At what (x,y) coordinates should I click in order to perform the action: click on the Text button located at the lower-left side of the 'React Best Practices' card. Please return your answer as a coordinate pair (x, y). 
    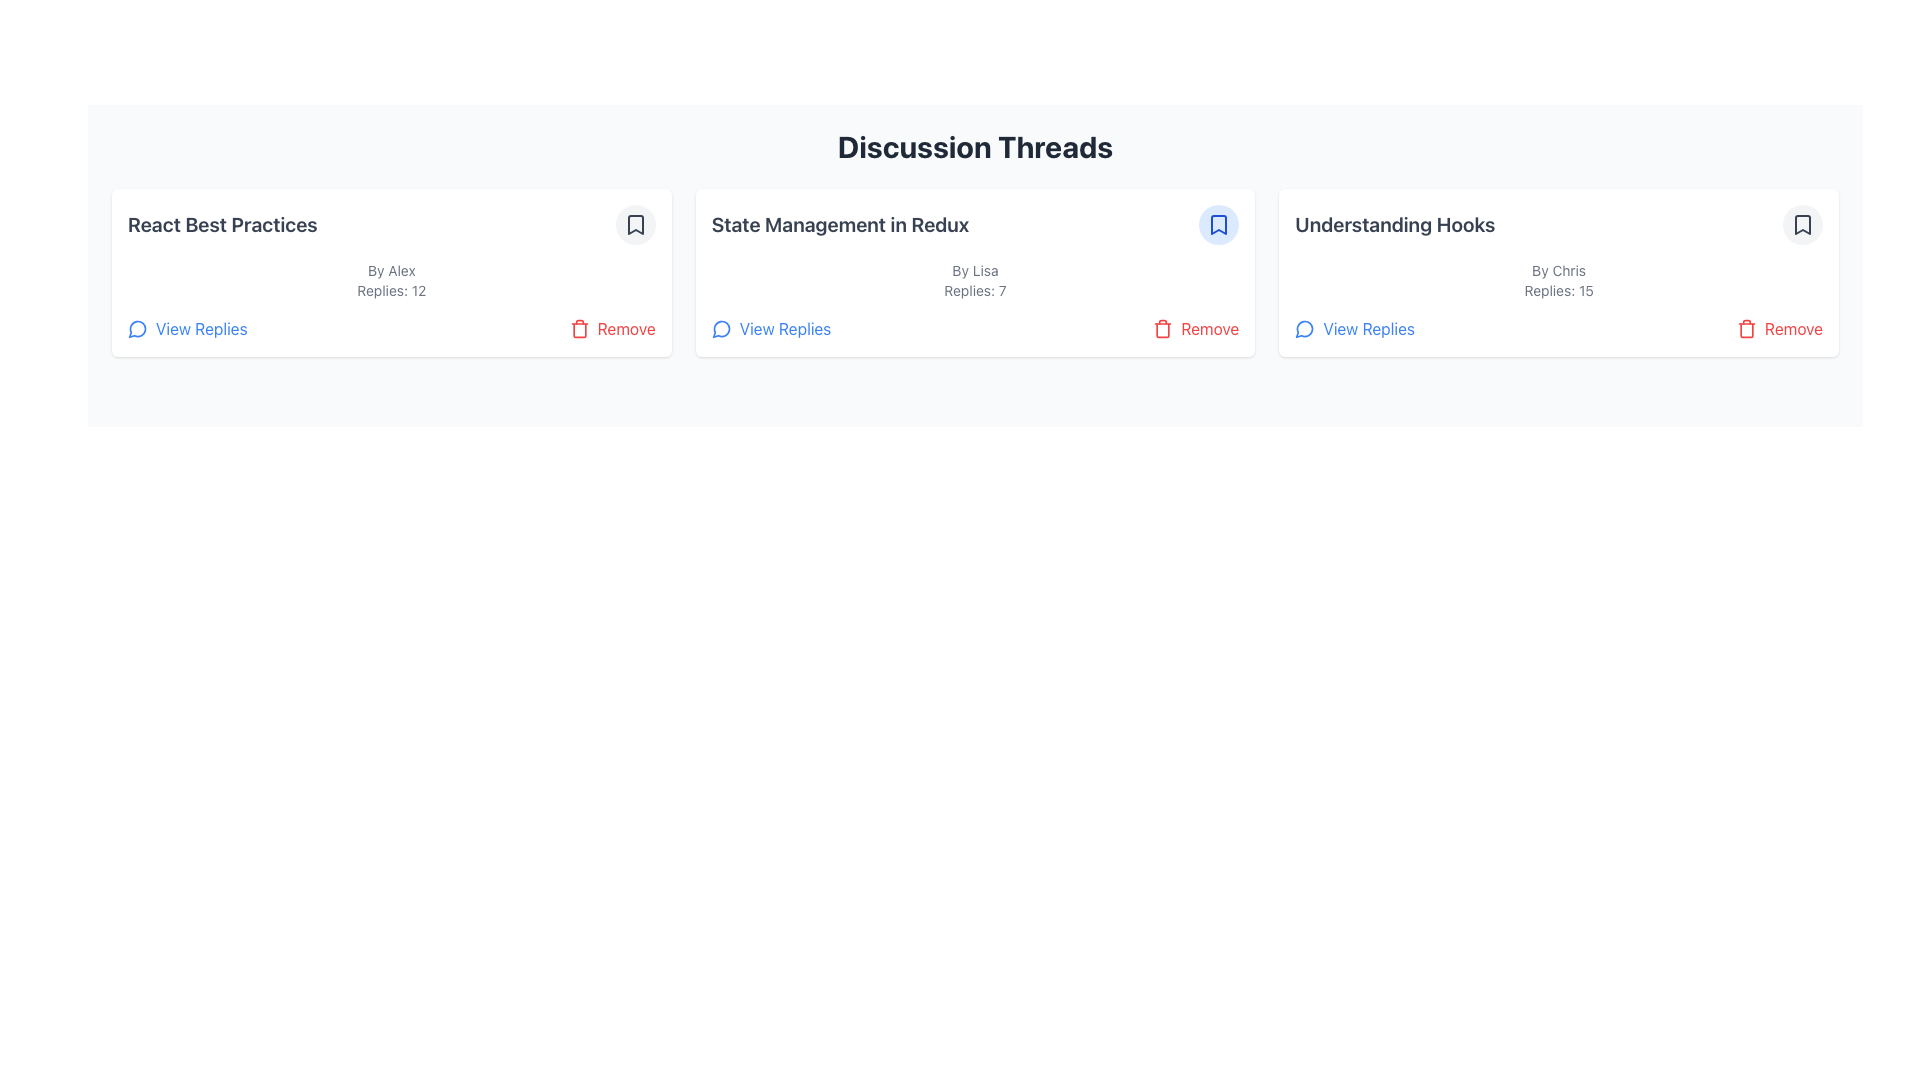
    Looking at the image, I should click on (201, 327).